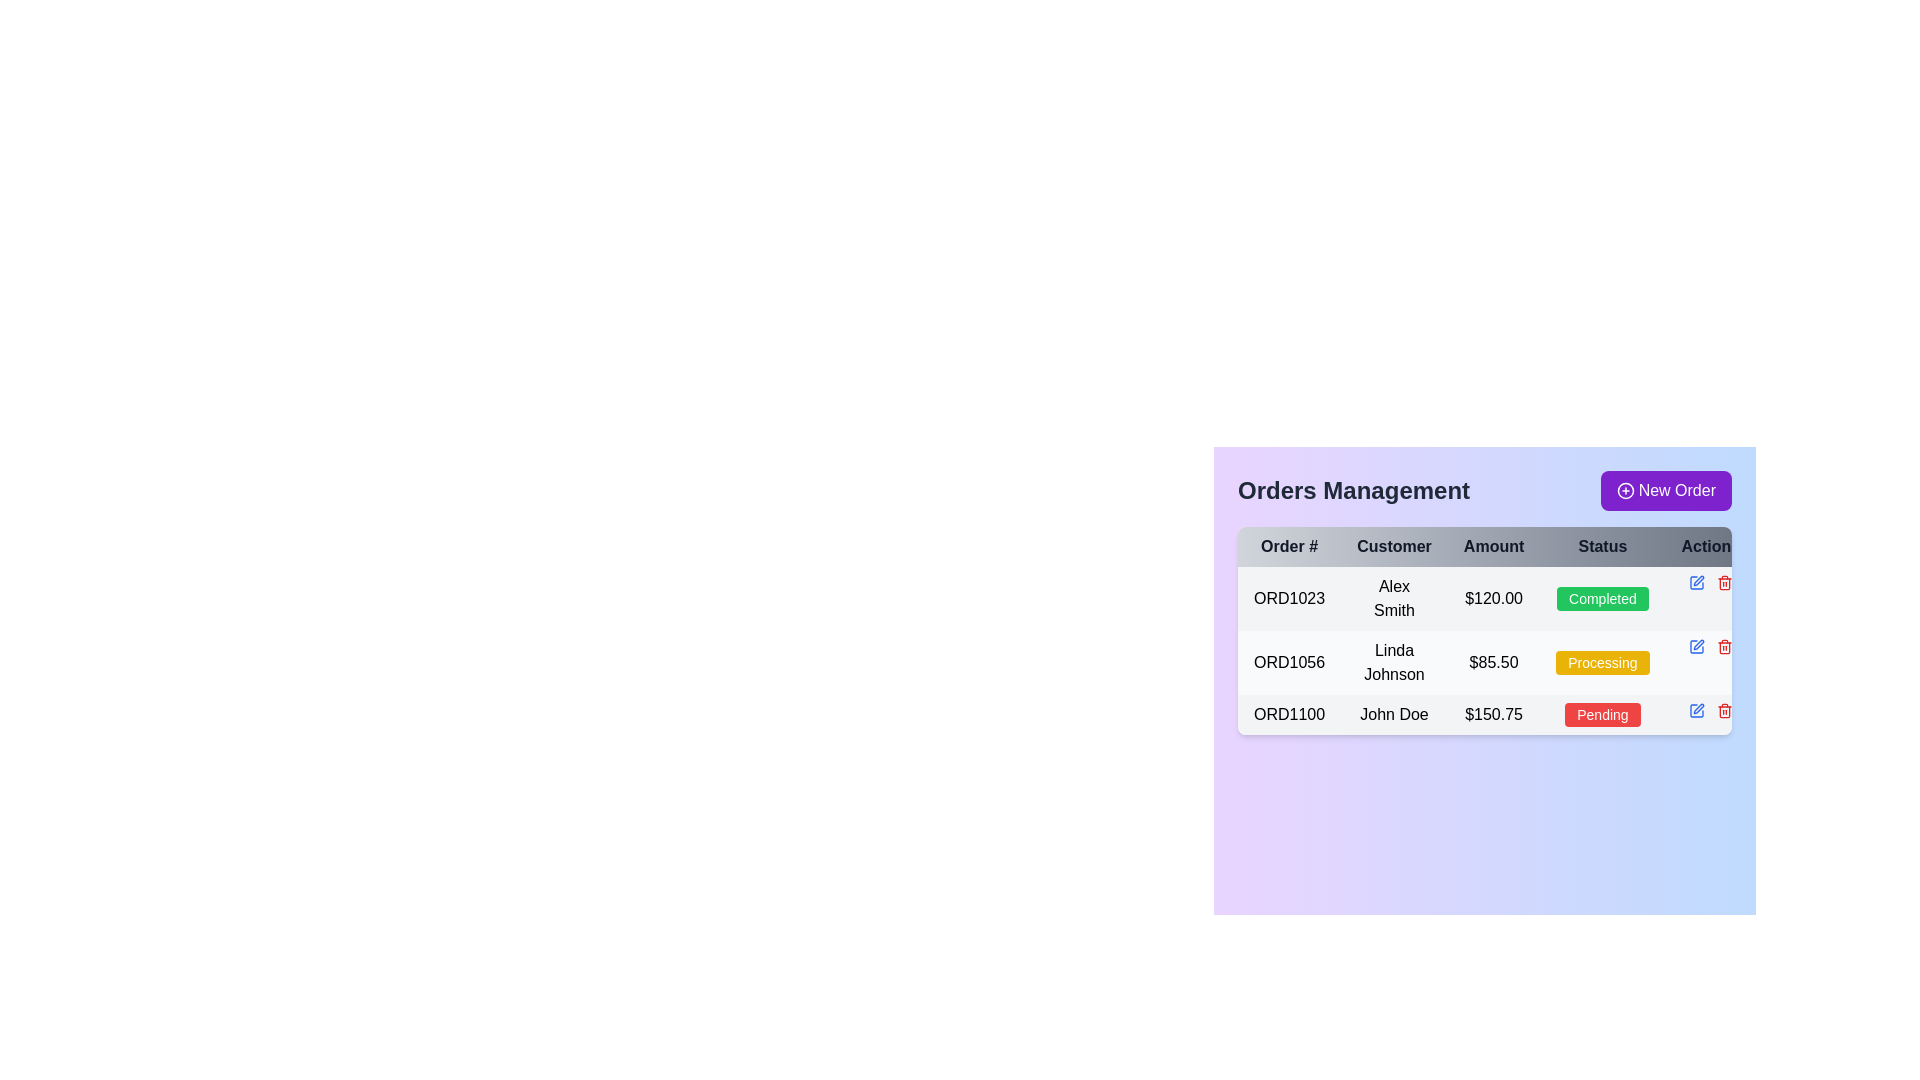 The height and width of the screenshot is (1080, 1920). I want to click on the static text element displaying the total amount for order 'ORD1056' made by 'Linda Johnson' in the 'Orders Management' section, so click(1494, 663).